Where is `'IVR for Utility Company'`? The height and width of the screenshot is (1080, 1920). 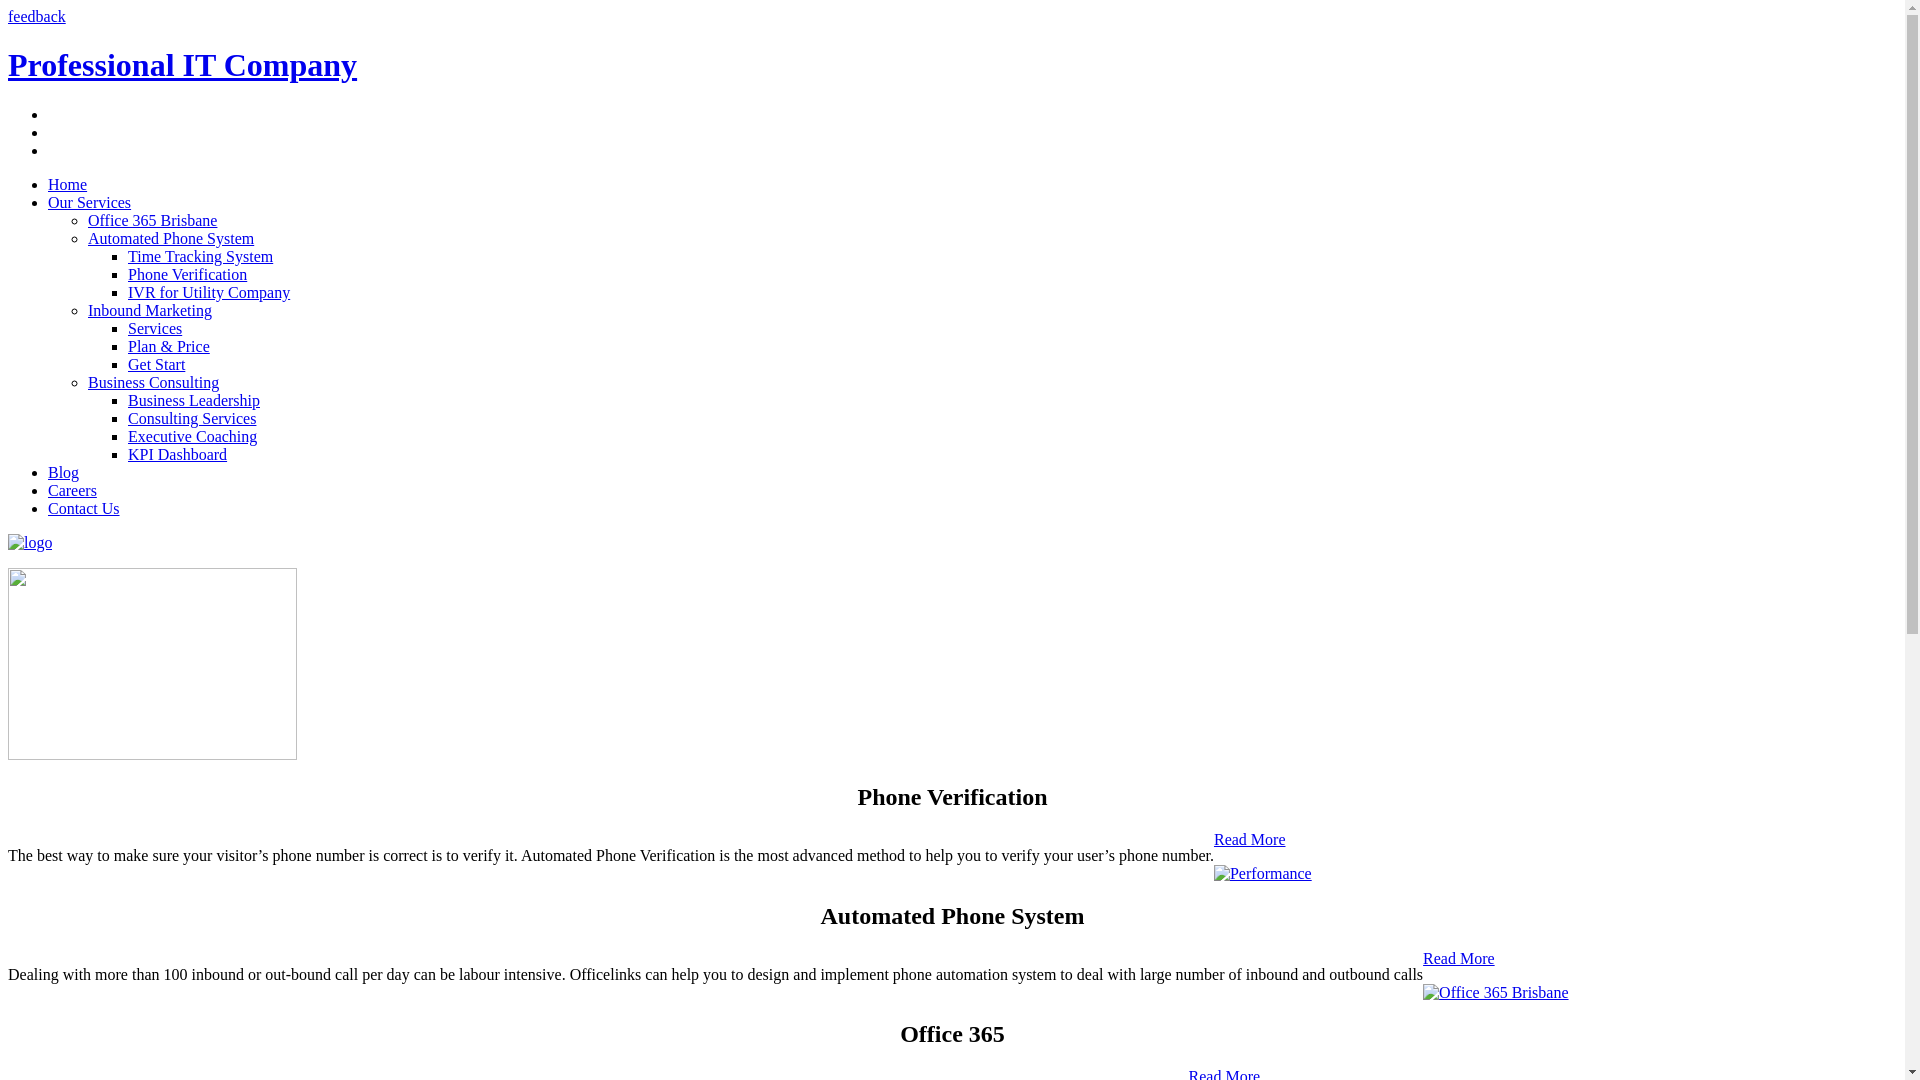 'IVR for Utility Company' is located at coordinates (127, 292).